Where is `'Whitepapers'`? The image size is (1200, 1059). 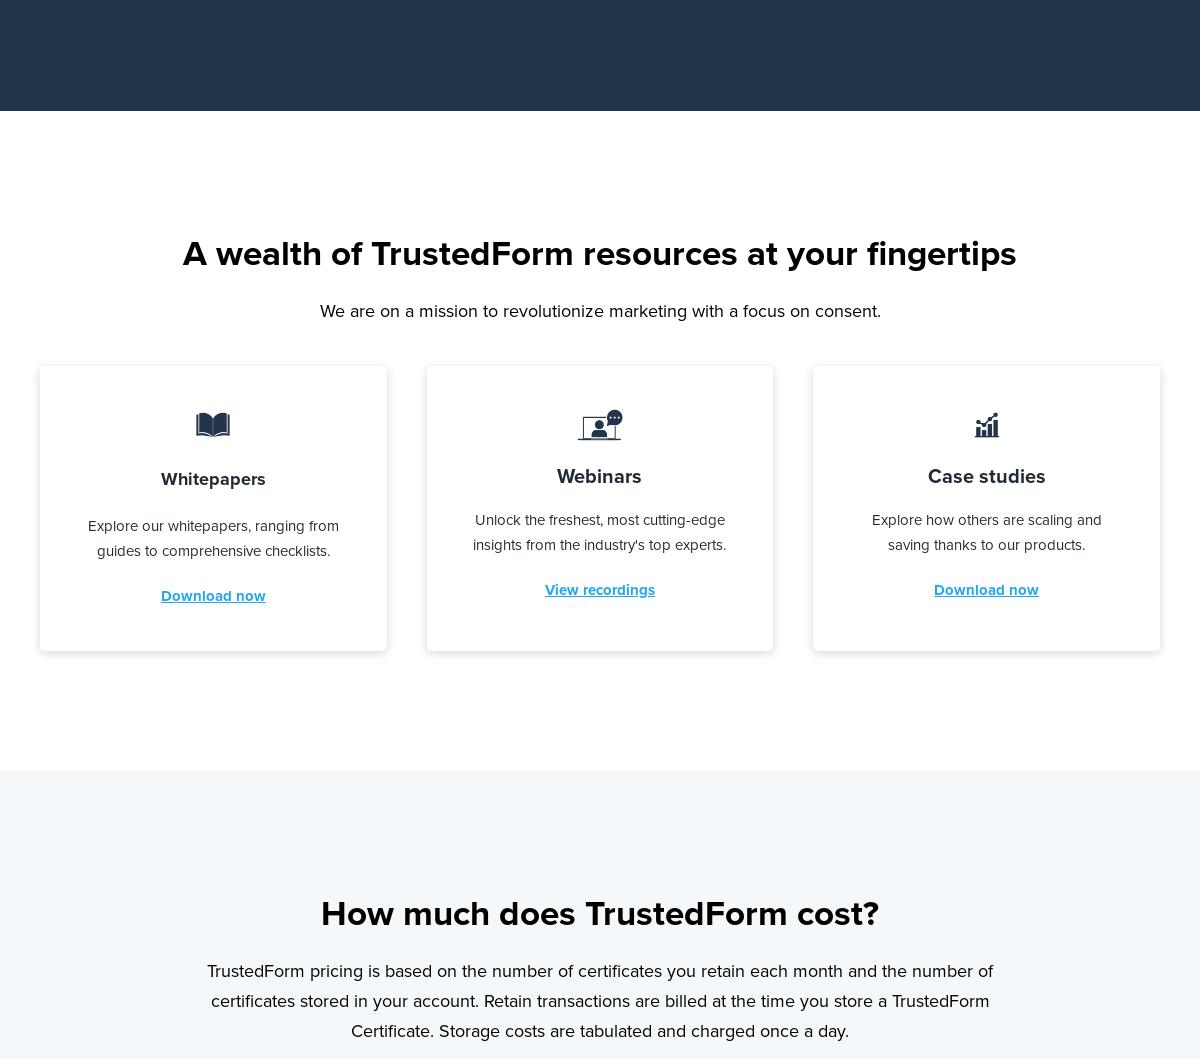 'Whitepapers' is located at coordinates (211, 476).